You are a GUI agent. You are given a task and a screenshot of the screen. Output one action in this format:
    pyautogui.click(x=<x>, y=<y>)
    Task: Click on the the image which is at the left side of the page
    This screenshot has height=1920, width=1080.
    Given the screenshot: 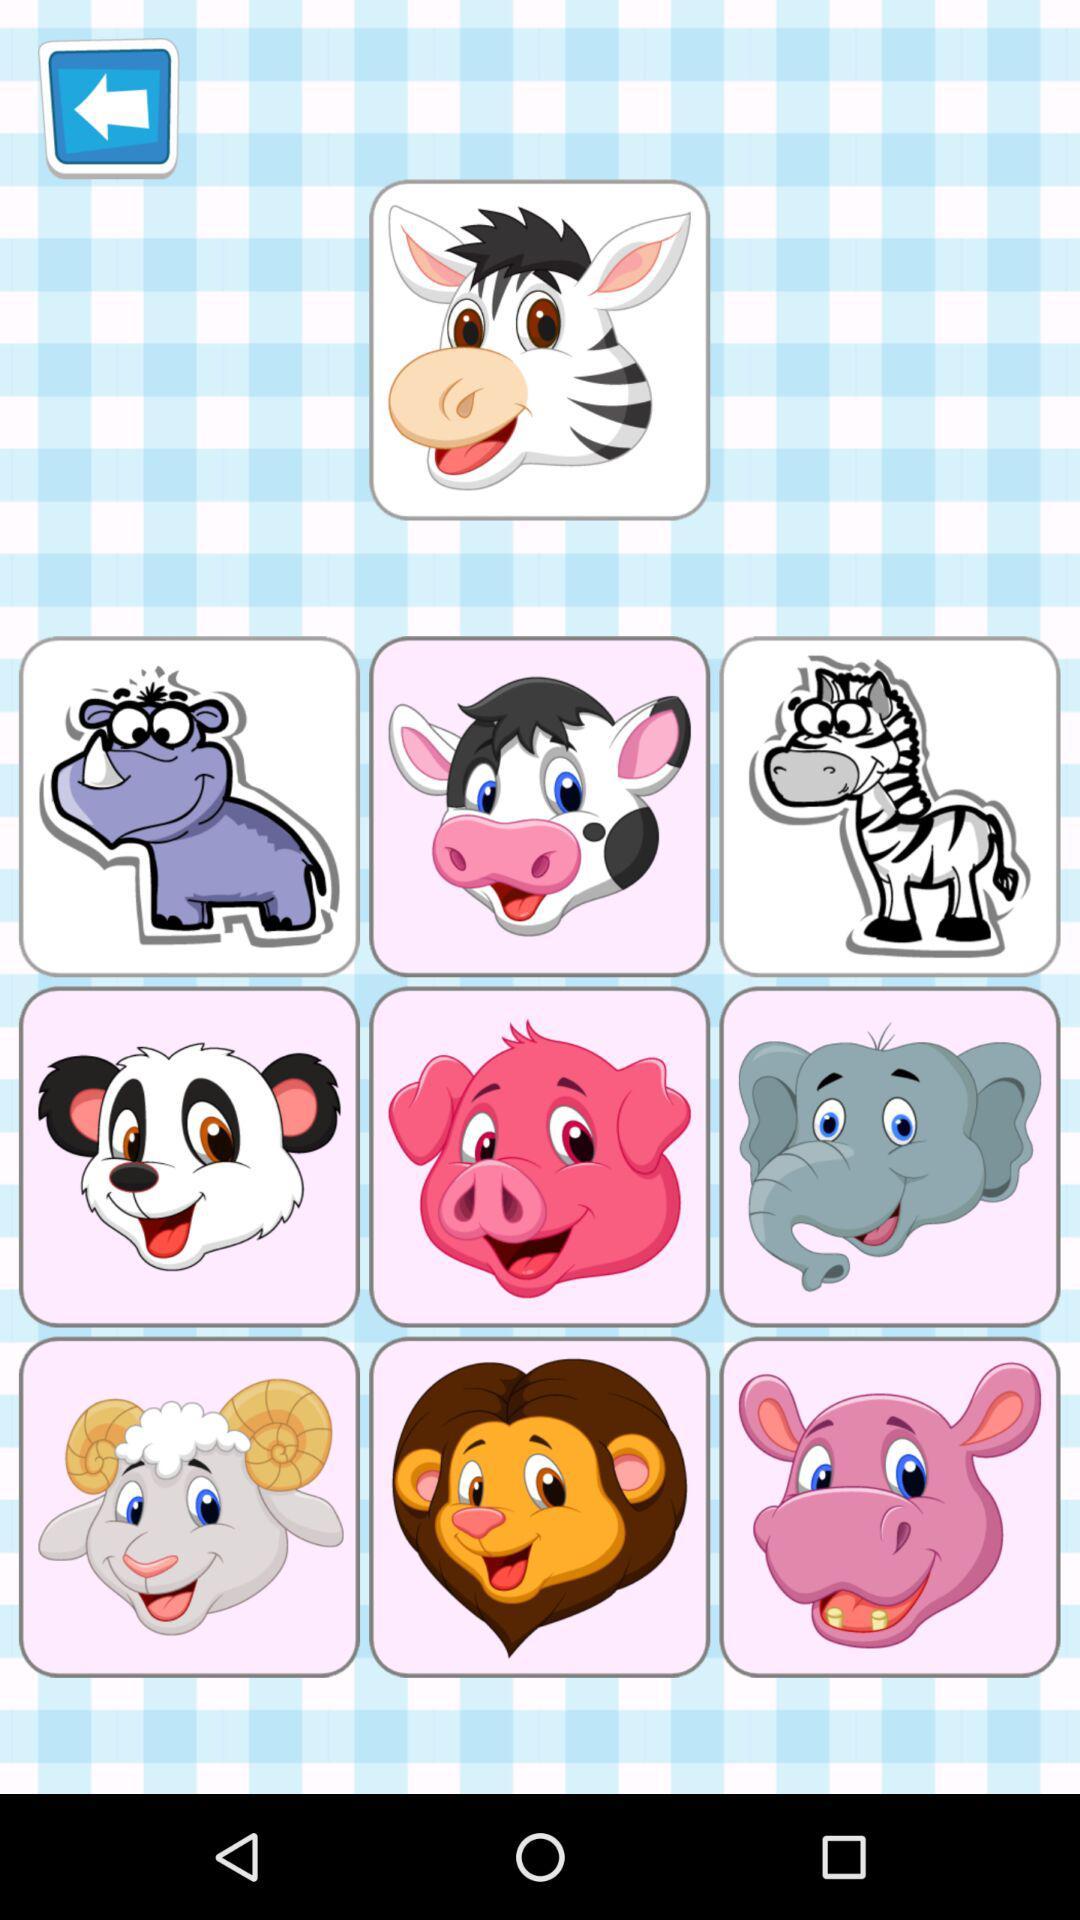 What is the action you would take?
    pyautogui.click(x=189, y=806)
    